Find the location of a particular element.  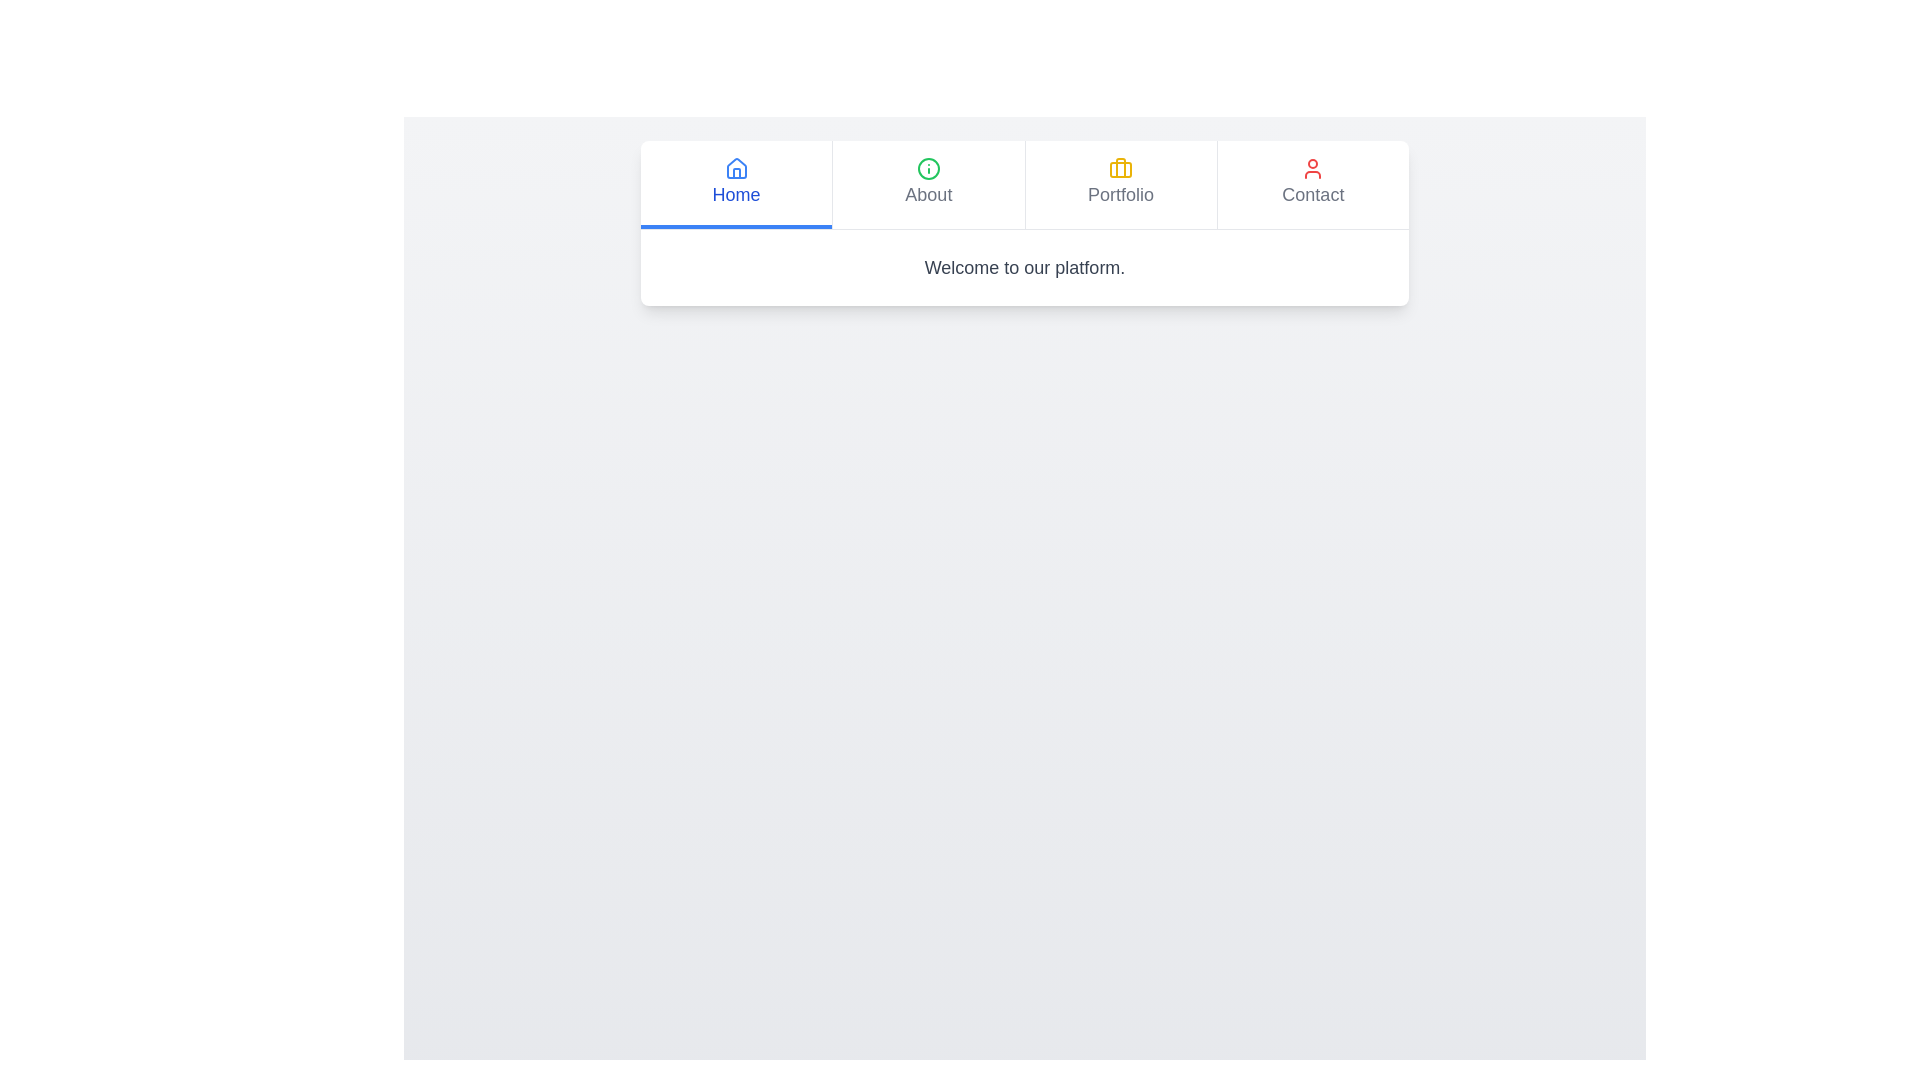

the About tab in the KnowledgeTabs component is located at coordinates (927, 185).